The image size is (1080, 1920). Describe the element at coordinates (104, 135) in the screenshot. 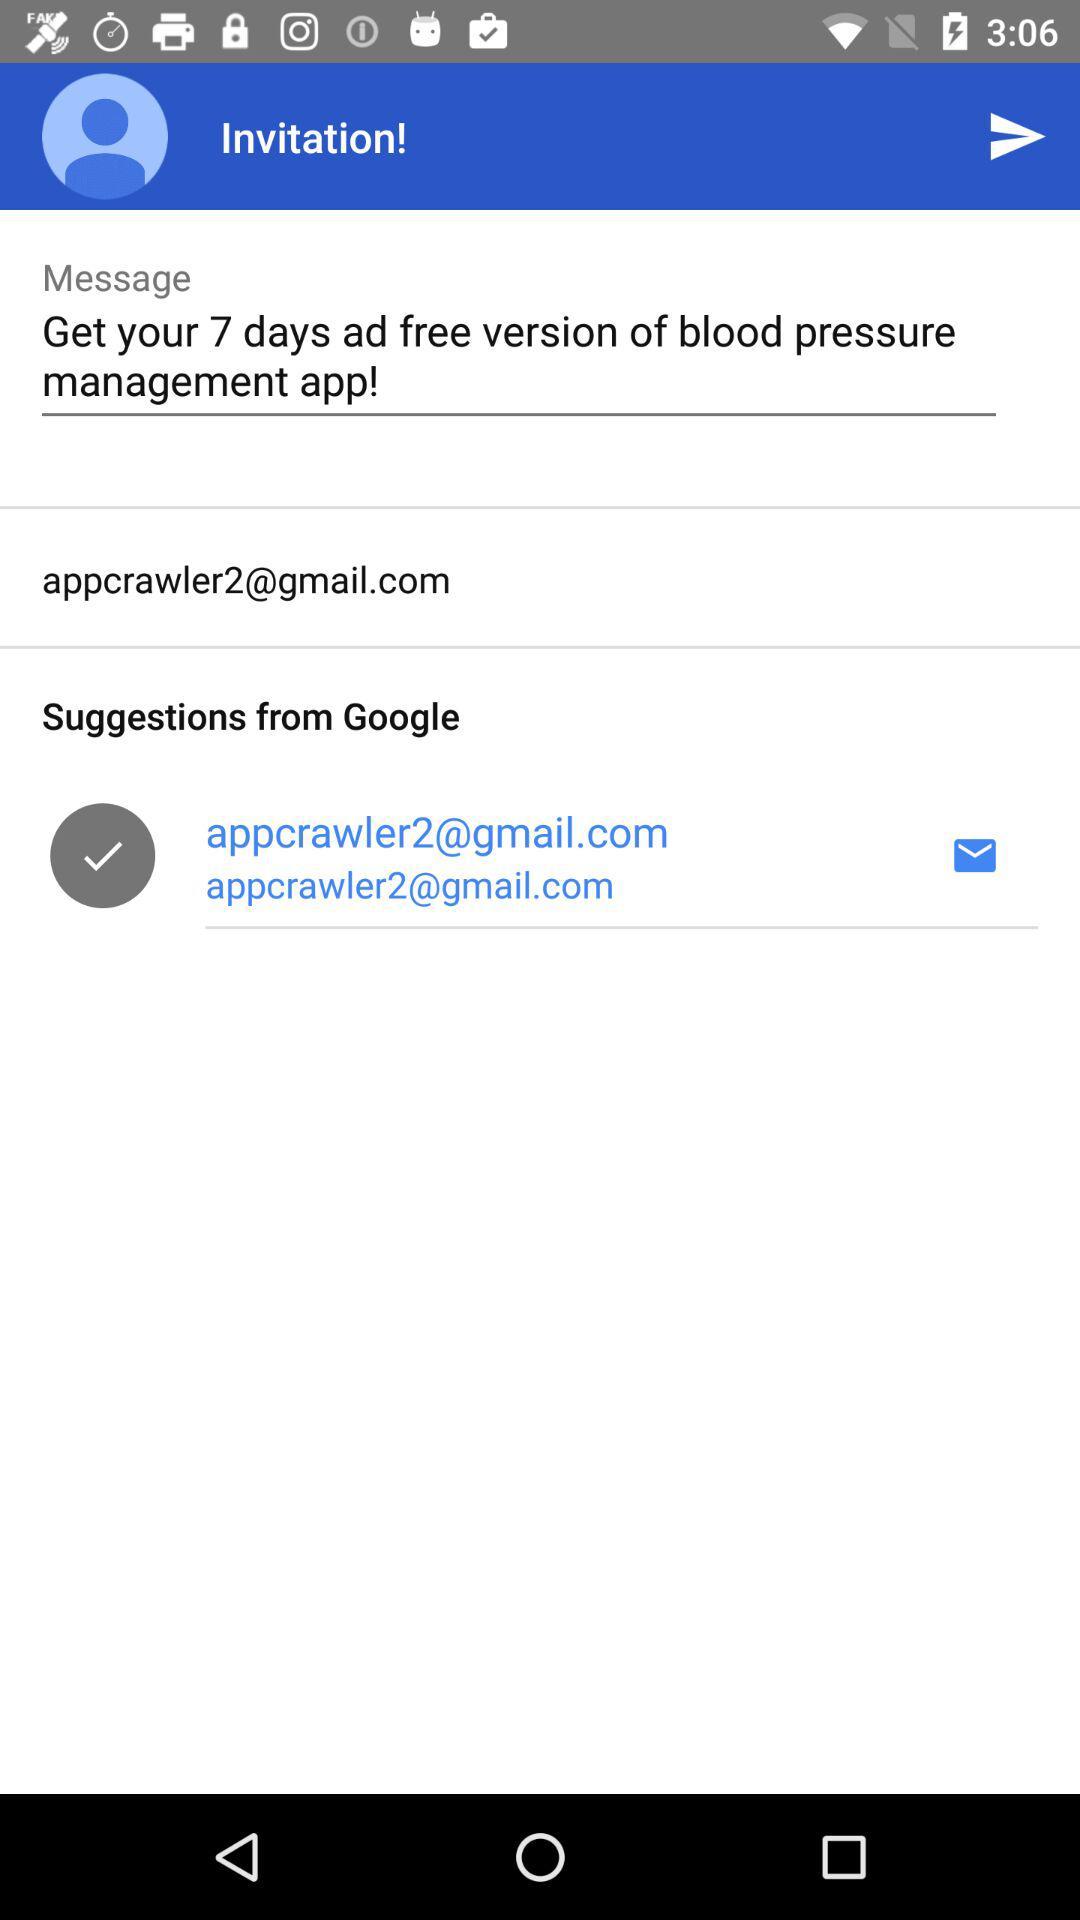

I see `item next to invitation!` at that location.